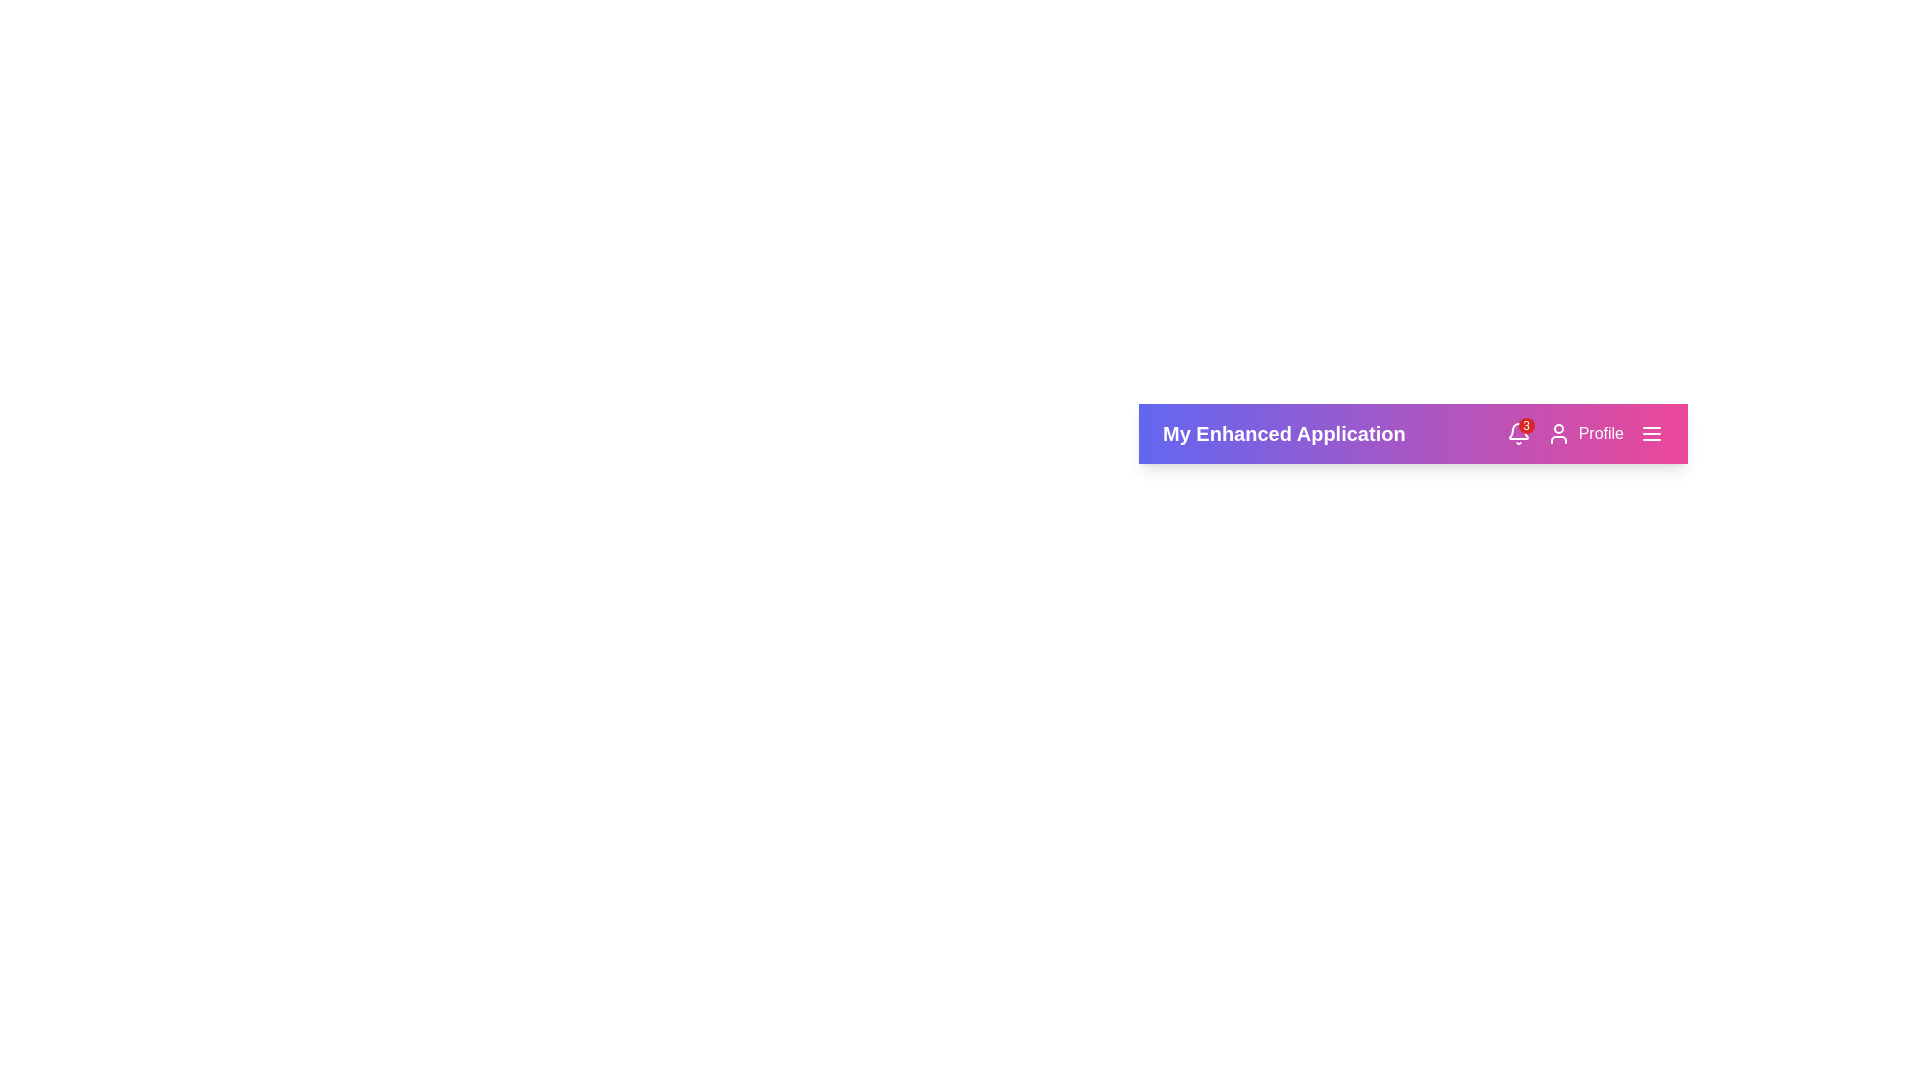 The width and height of the screenshot is (1920, 1080). I want to click on the menu icon in the StyledAppBar component, so click(1651, 433).